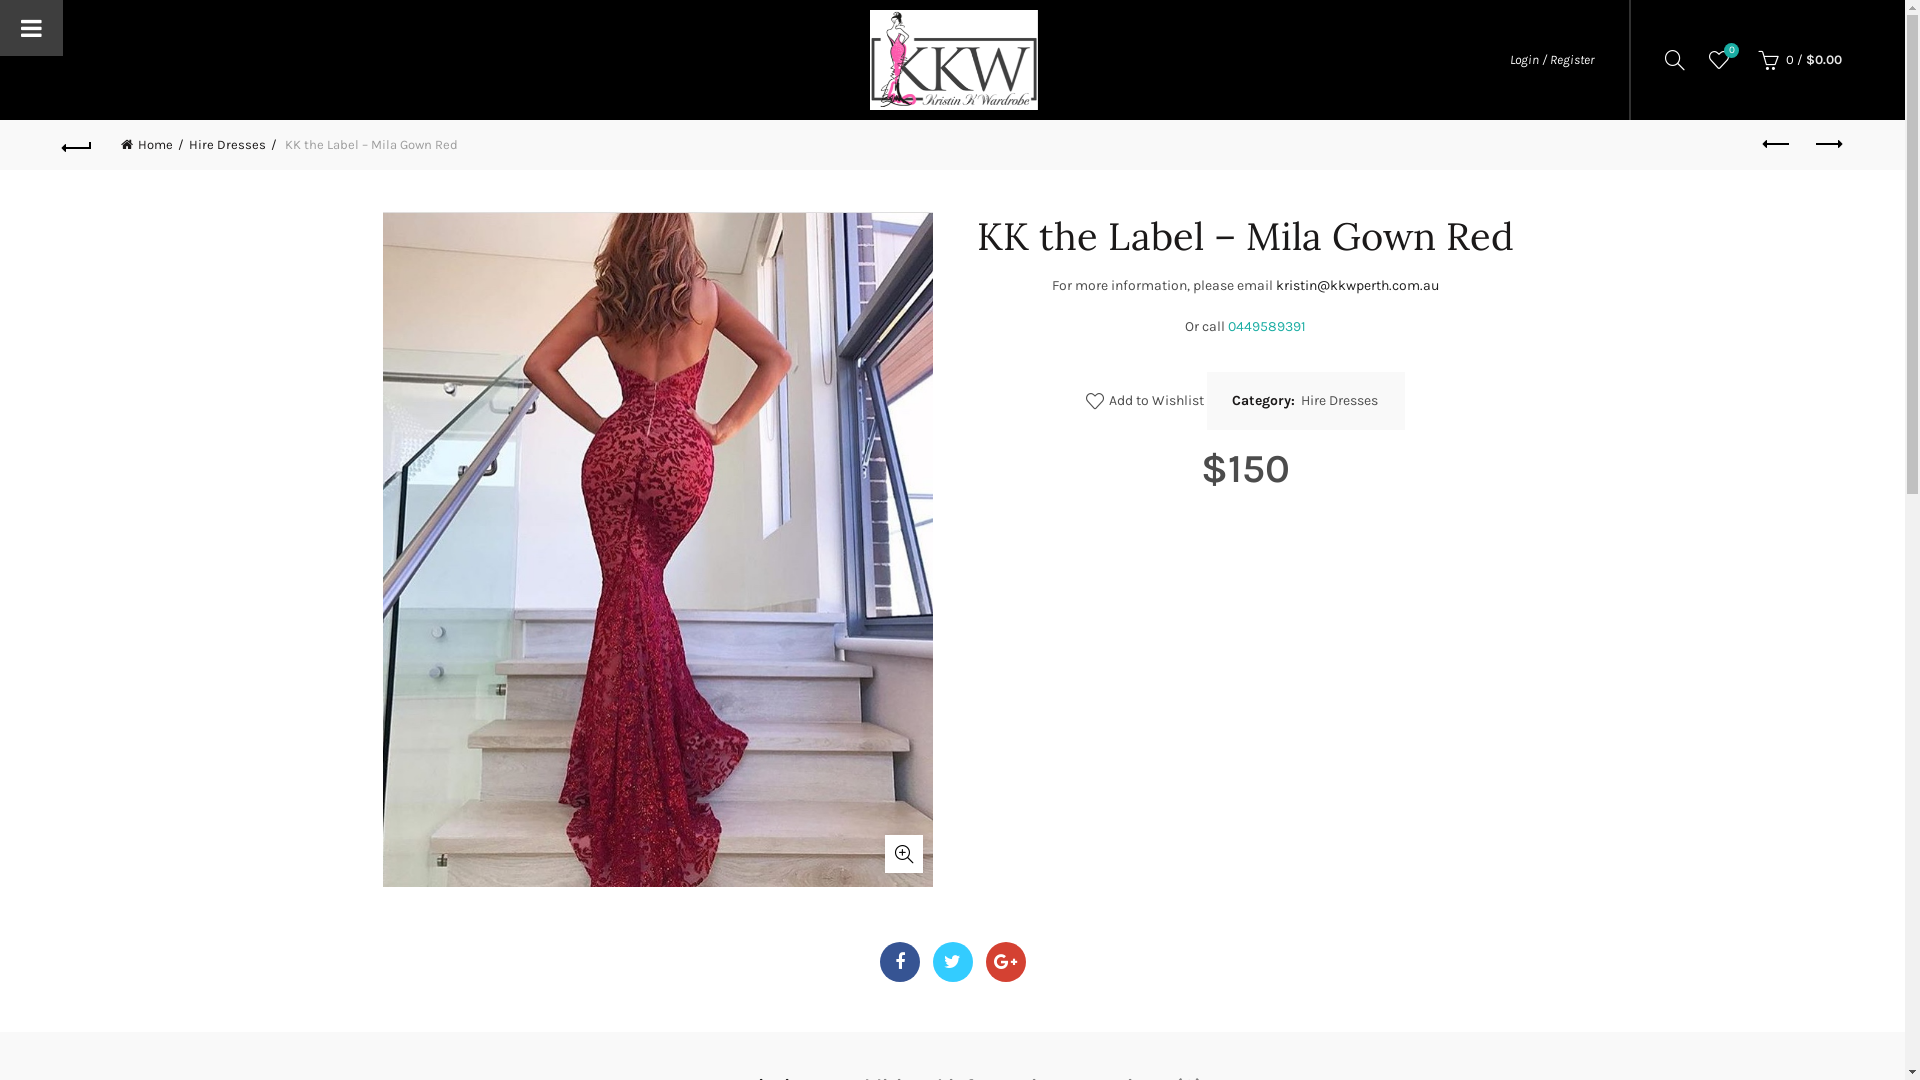  Describe the element at coordinates (233, 143) in the screenshot. I see `'Hire Dresses'` at that location.